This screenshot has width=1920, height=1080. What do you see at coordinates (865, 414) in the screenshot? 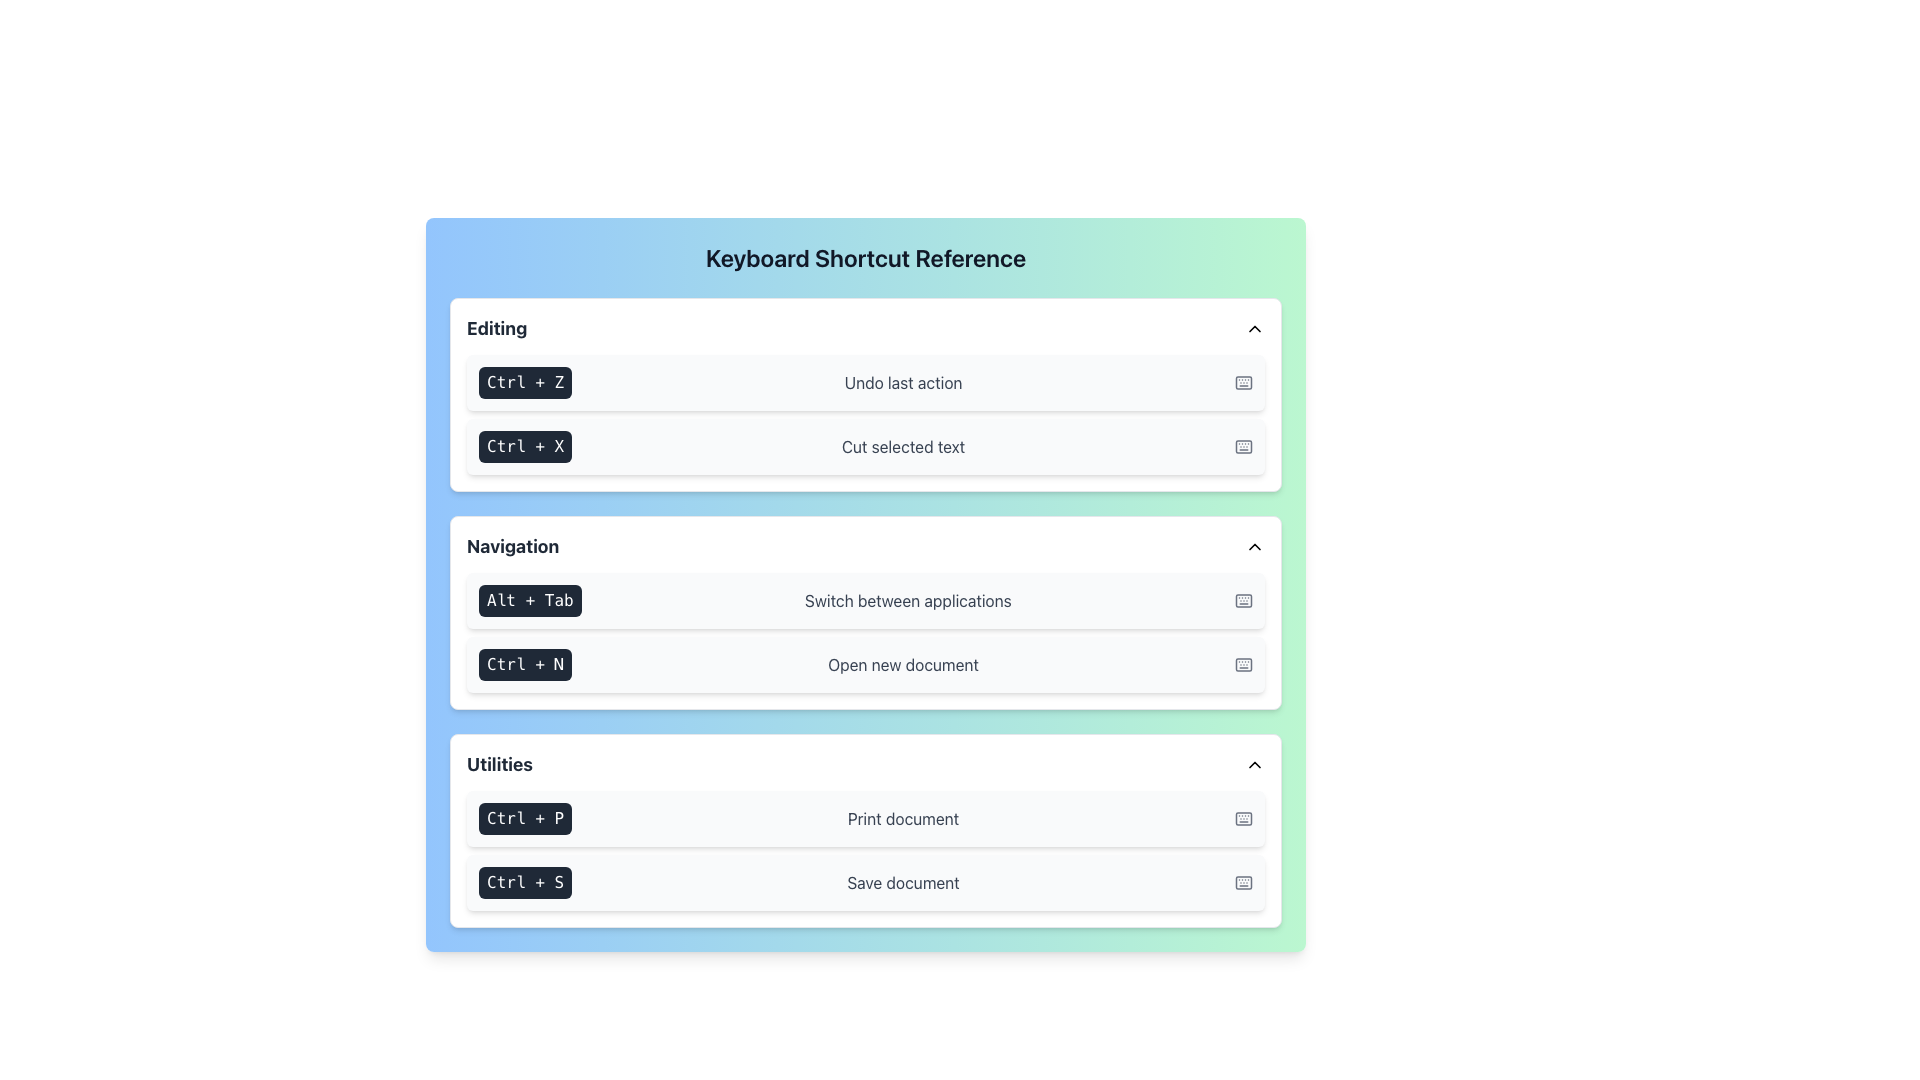
I see `shortcut descriptions from the Shortcut Reference Panel located in the 'Editing' section of the 'Keyboard Shortcut Reference' interface` at bounding box center [865, 414].